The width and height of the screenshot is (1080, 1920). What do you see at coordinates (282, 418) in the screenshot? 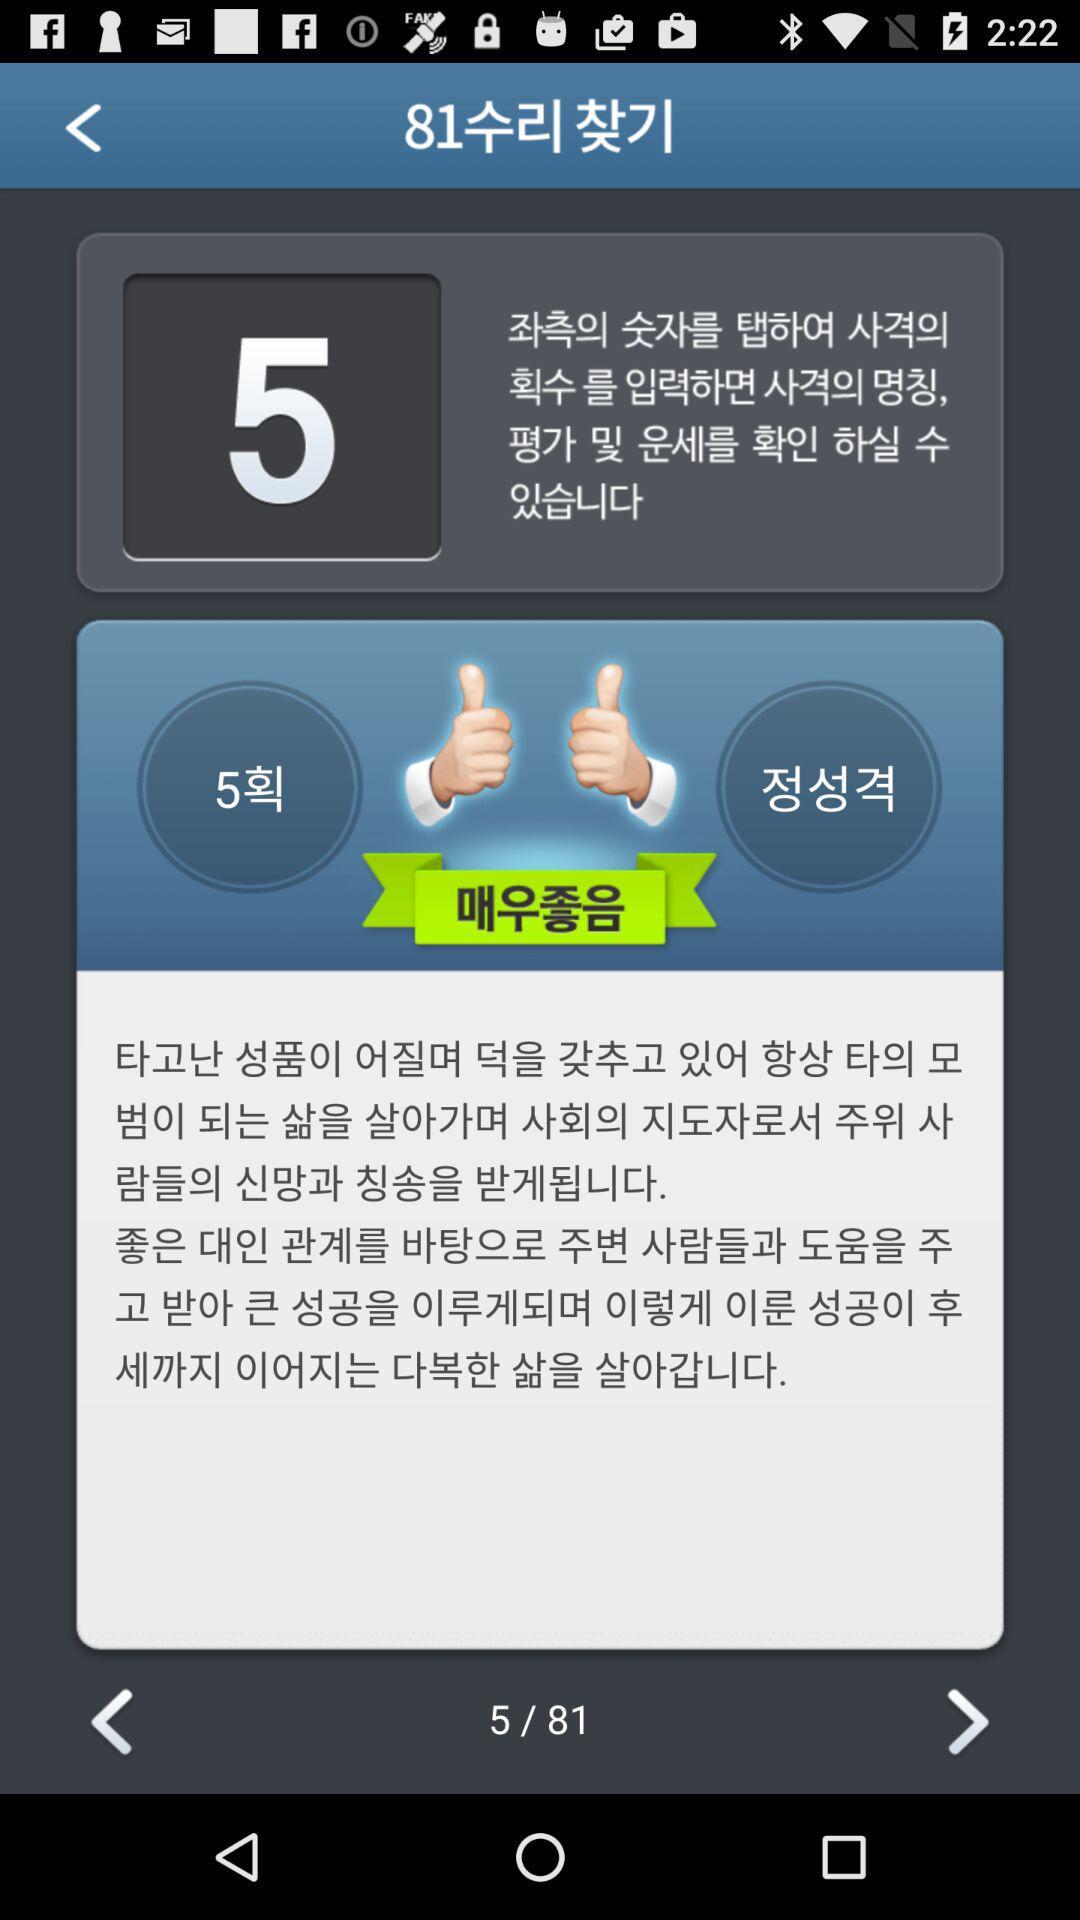
I see `the text with 5` at bounding box center [282, 418].